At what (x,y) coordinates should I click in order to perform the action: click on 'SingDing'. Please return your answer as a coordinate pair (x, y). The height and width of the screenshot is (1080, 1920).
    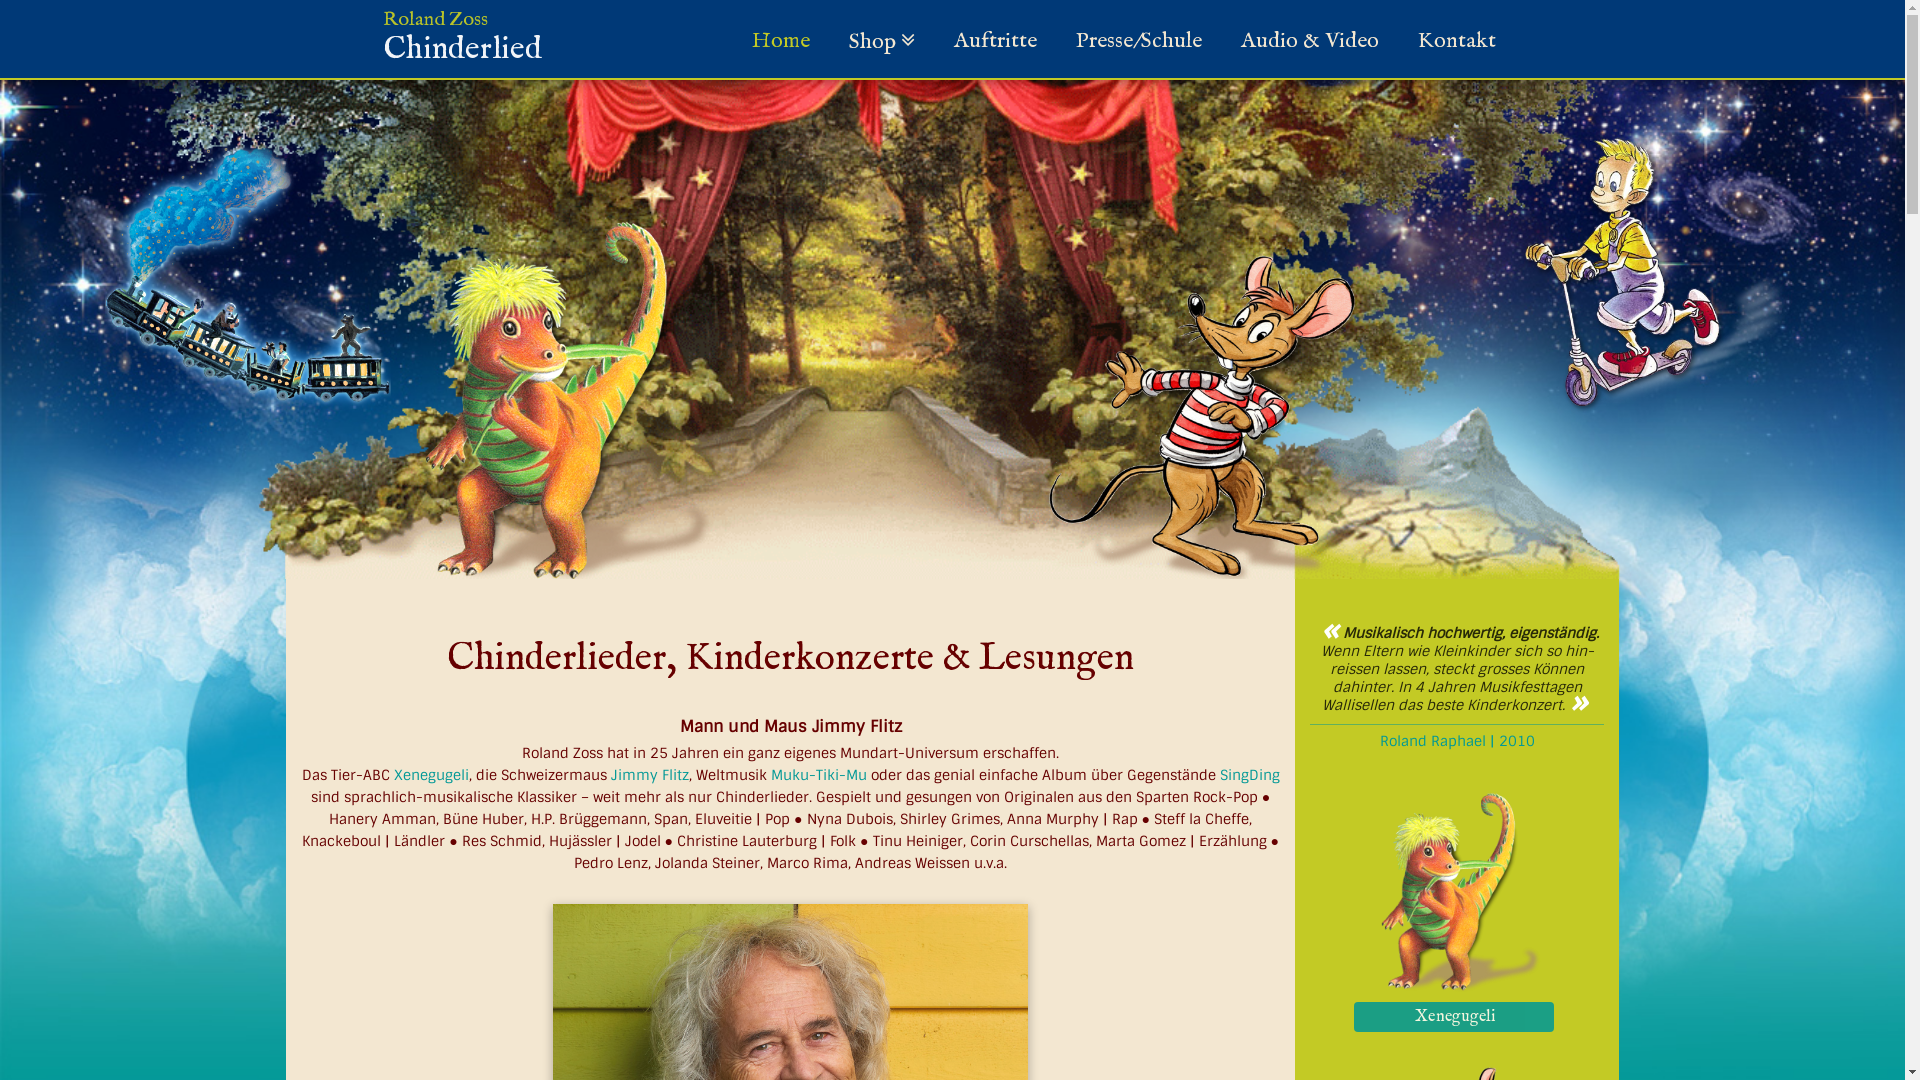
    Looking at the image, I should click on (1248, 774).